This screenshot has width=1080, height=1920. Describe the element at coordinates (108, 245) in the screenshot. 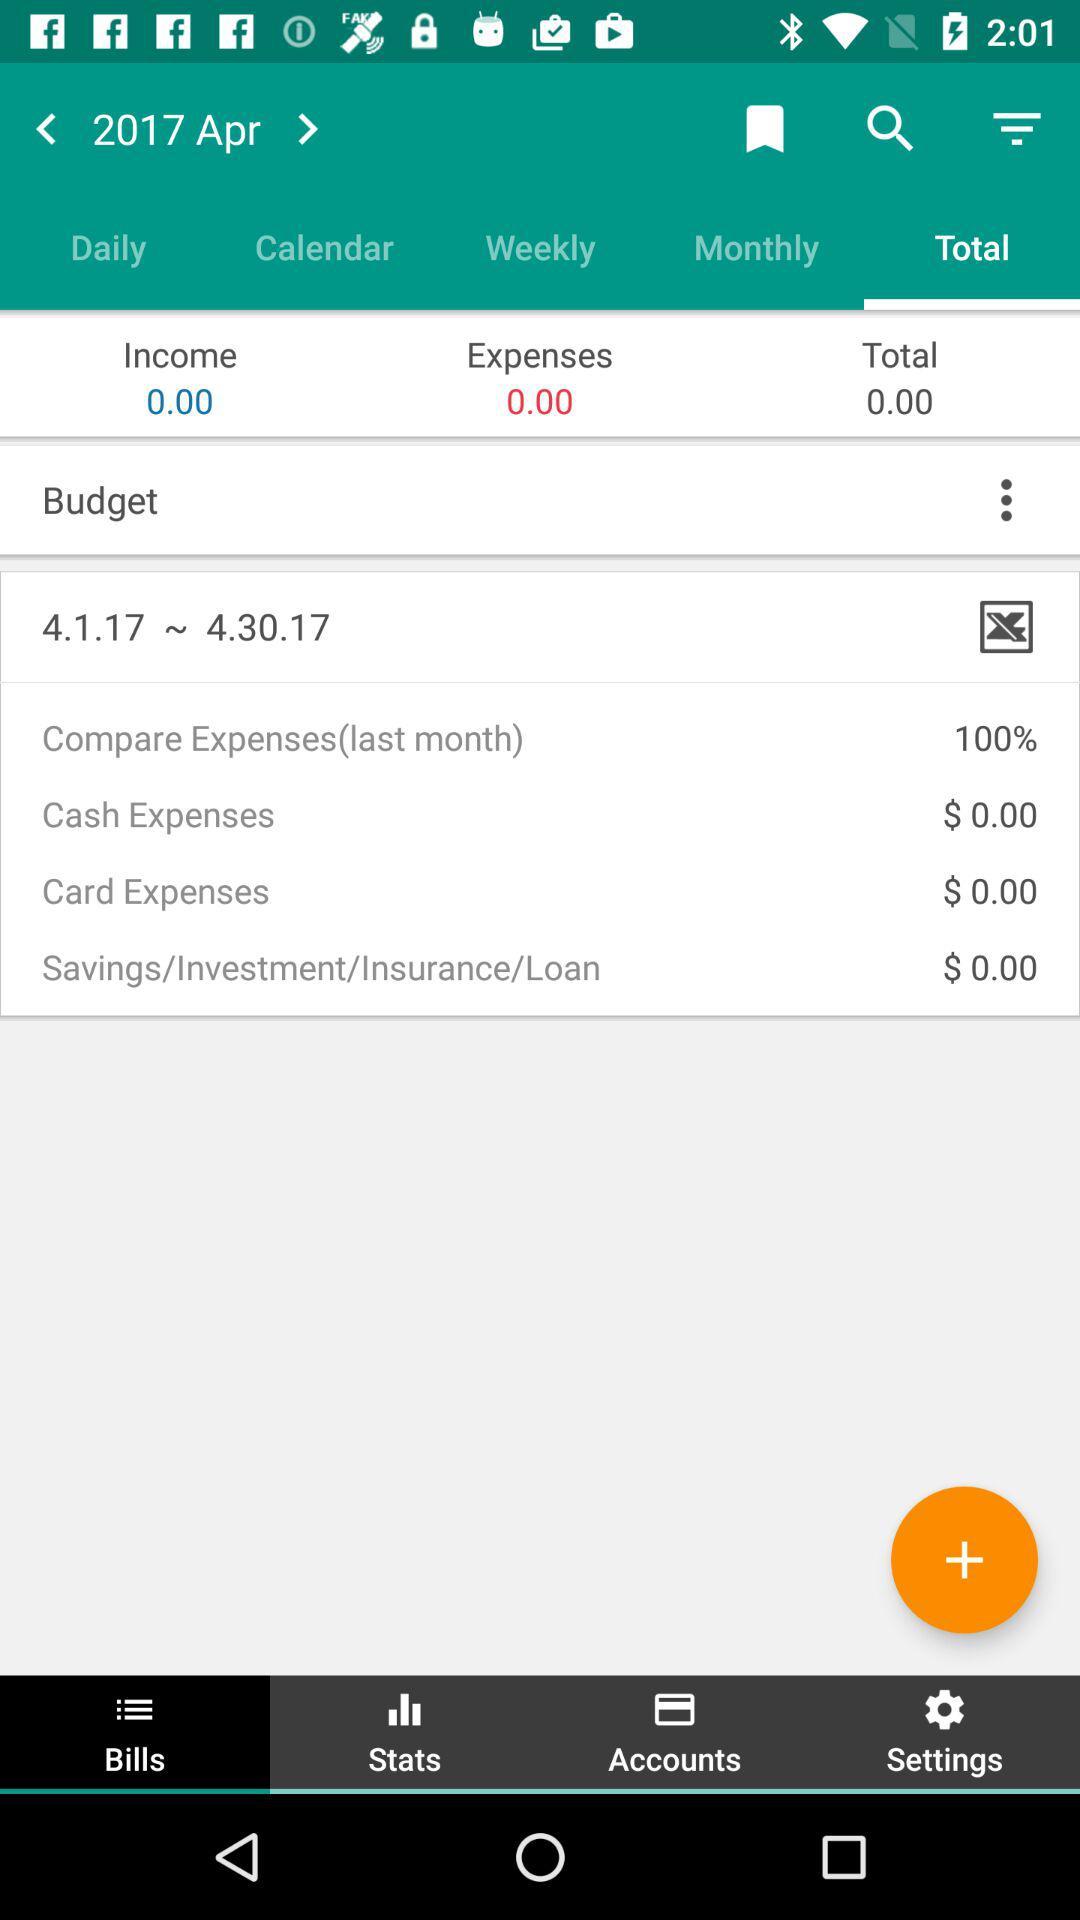

I see `item next to calendar item` at that location.